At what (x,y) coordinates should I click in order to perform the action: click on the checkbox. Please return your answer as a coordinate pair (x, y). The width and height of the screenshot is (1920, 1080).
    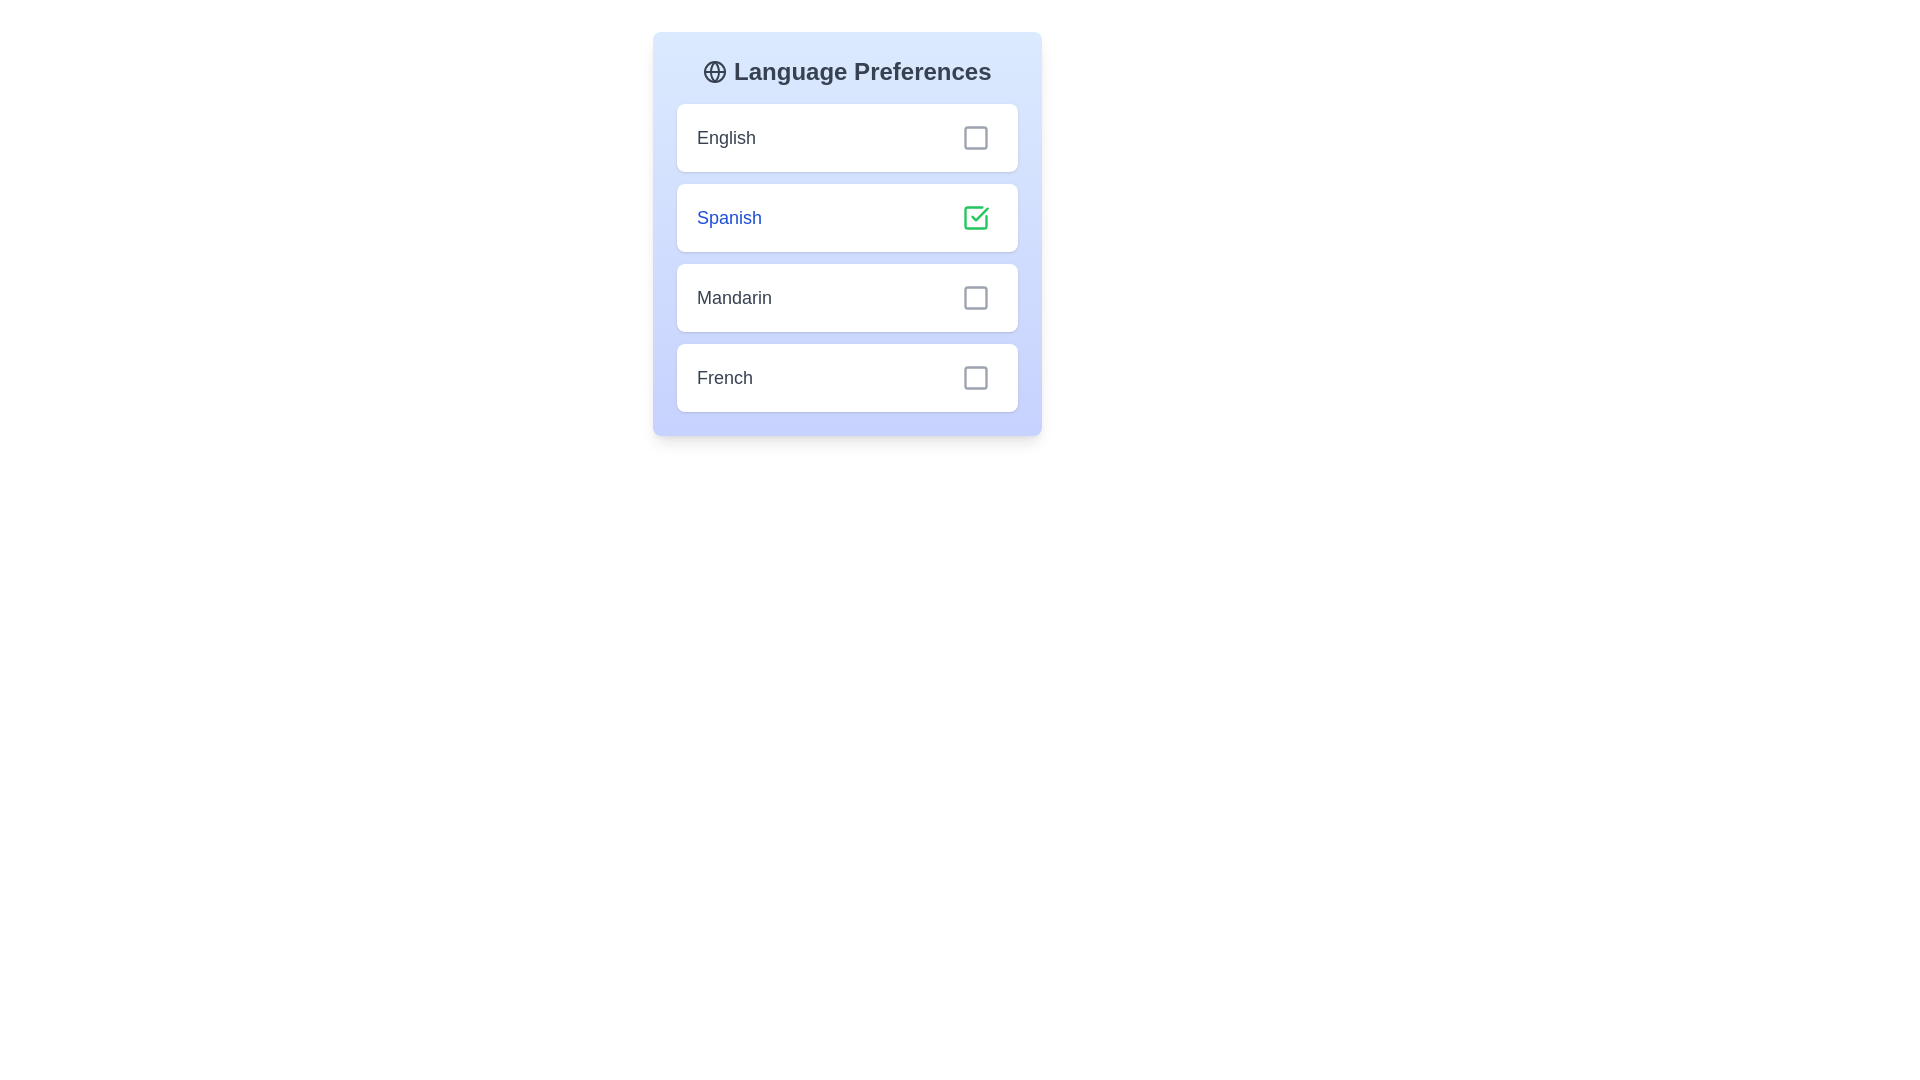
    Looking at the image, I should click on (975, 218).